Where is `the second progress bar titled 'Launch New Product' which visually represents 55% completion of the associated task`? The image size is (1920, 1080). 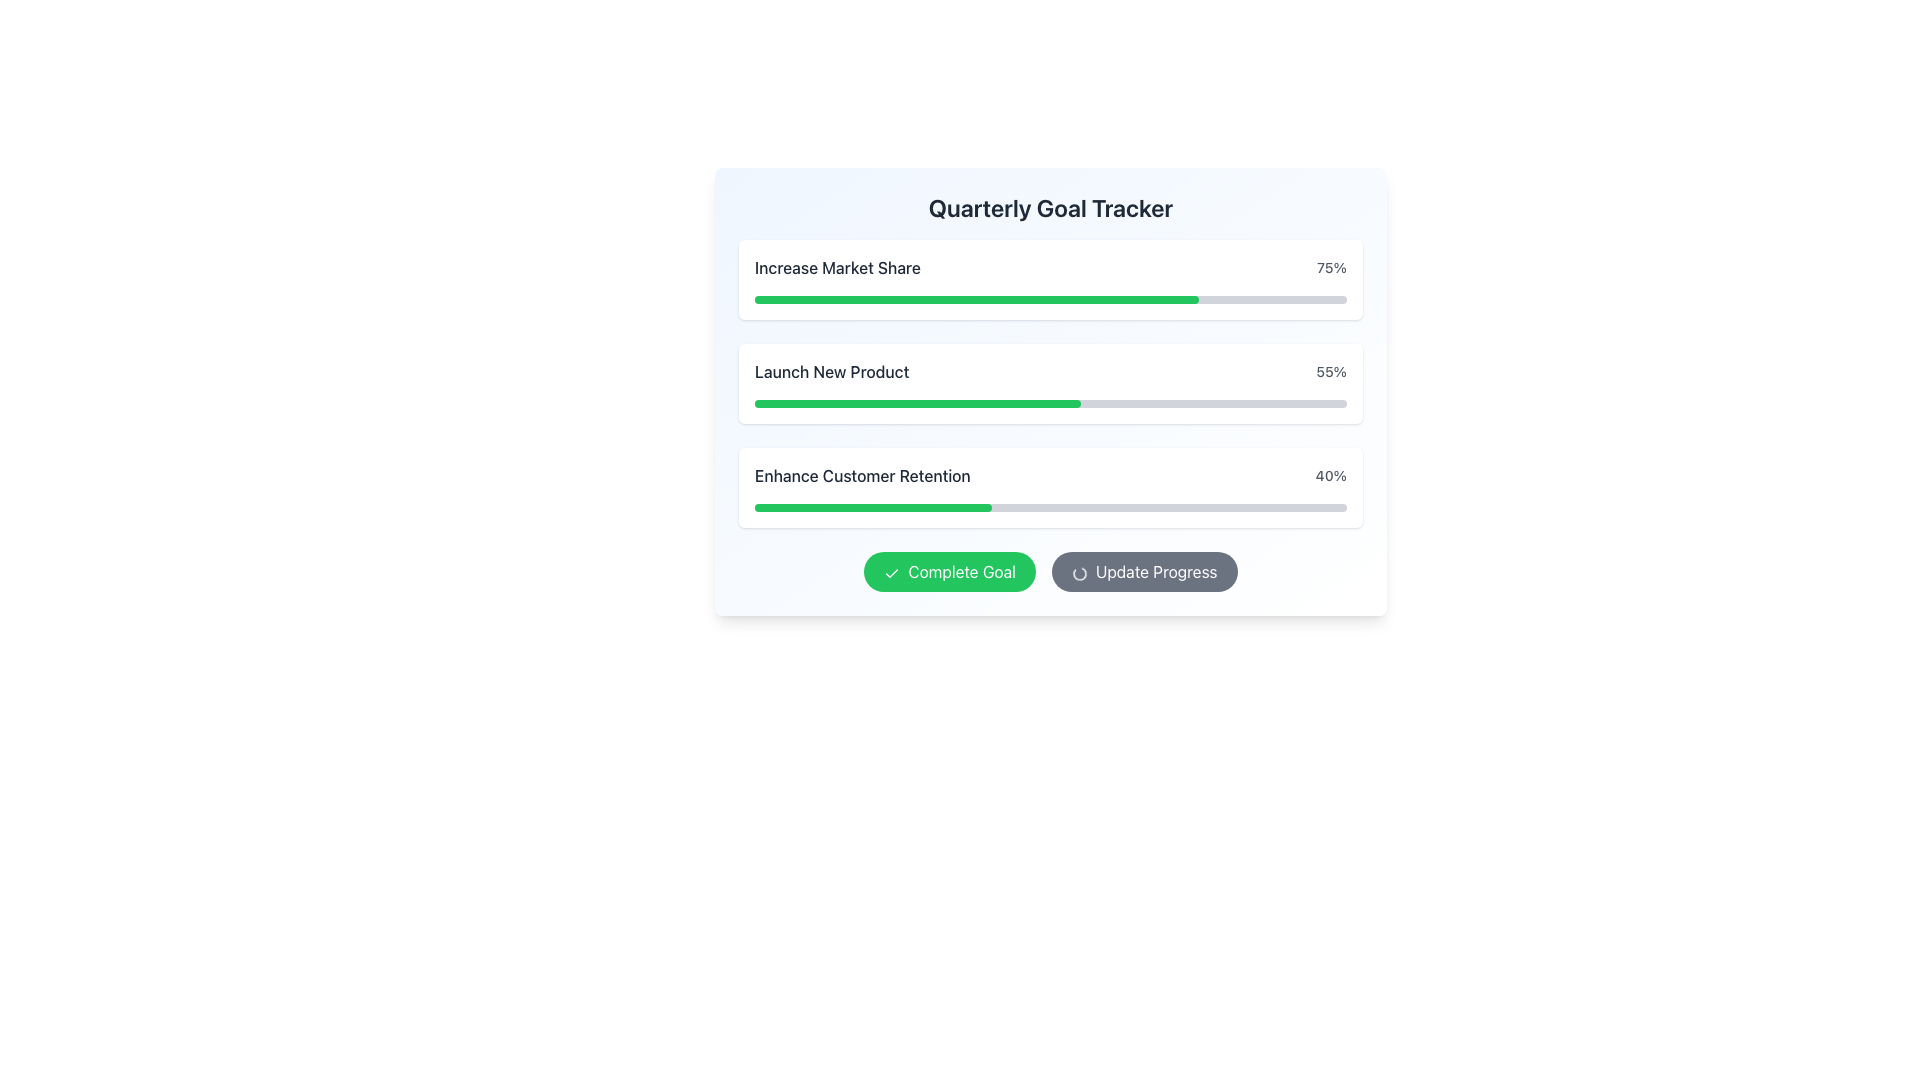
the second progress bar titled 'Launch New Product' which visually represents 55% completion of the associated task is located at coordinates (916, 404).